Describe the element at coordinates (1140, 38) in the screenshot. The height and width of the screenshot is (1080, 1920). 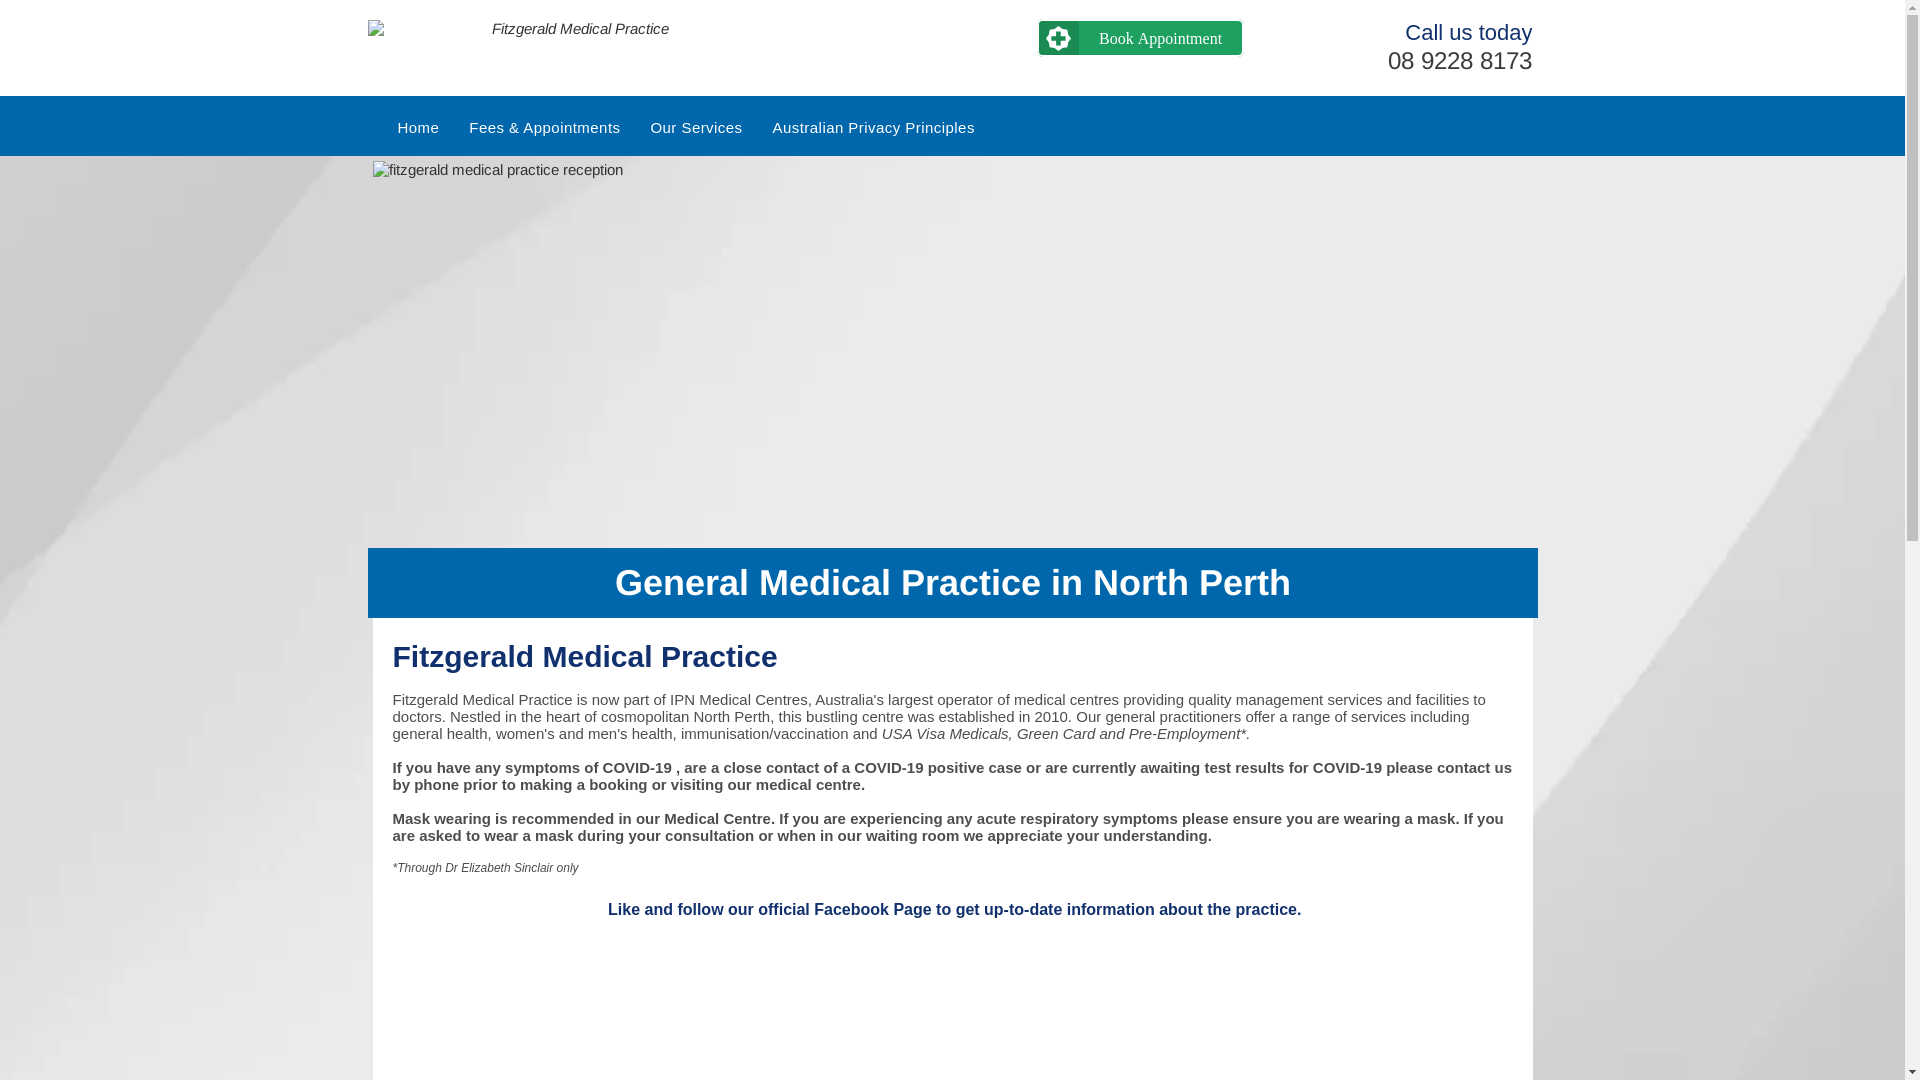
I see `'Book Appointment'` at that location.